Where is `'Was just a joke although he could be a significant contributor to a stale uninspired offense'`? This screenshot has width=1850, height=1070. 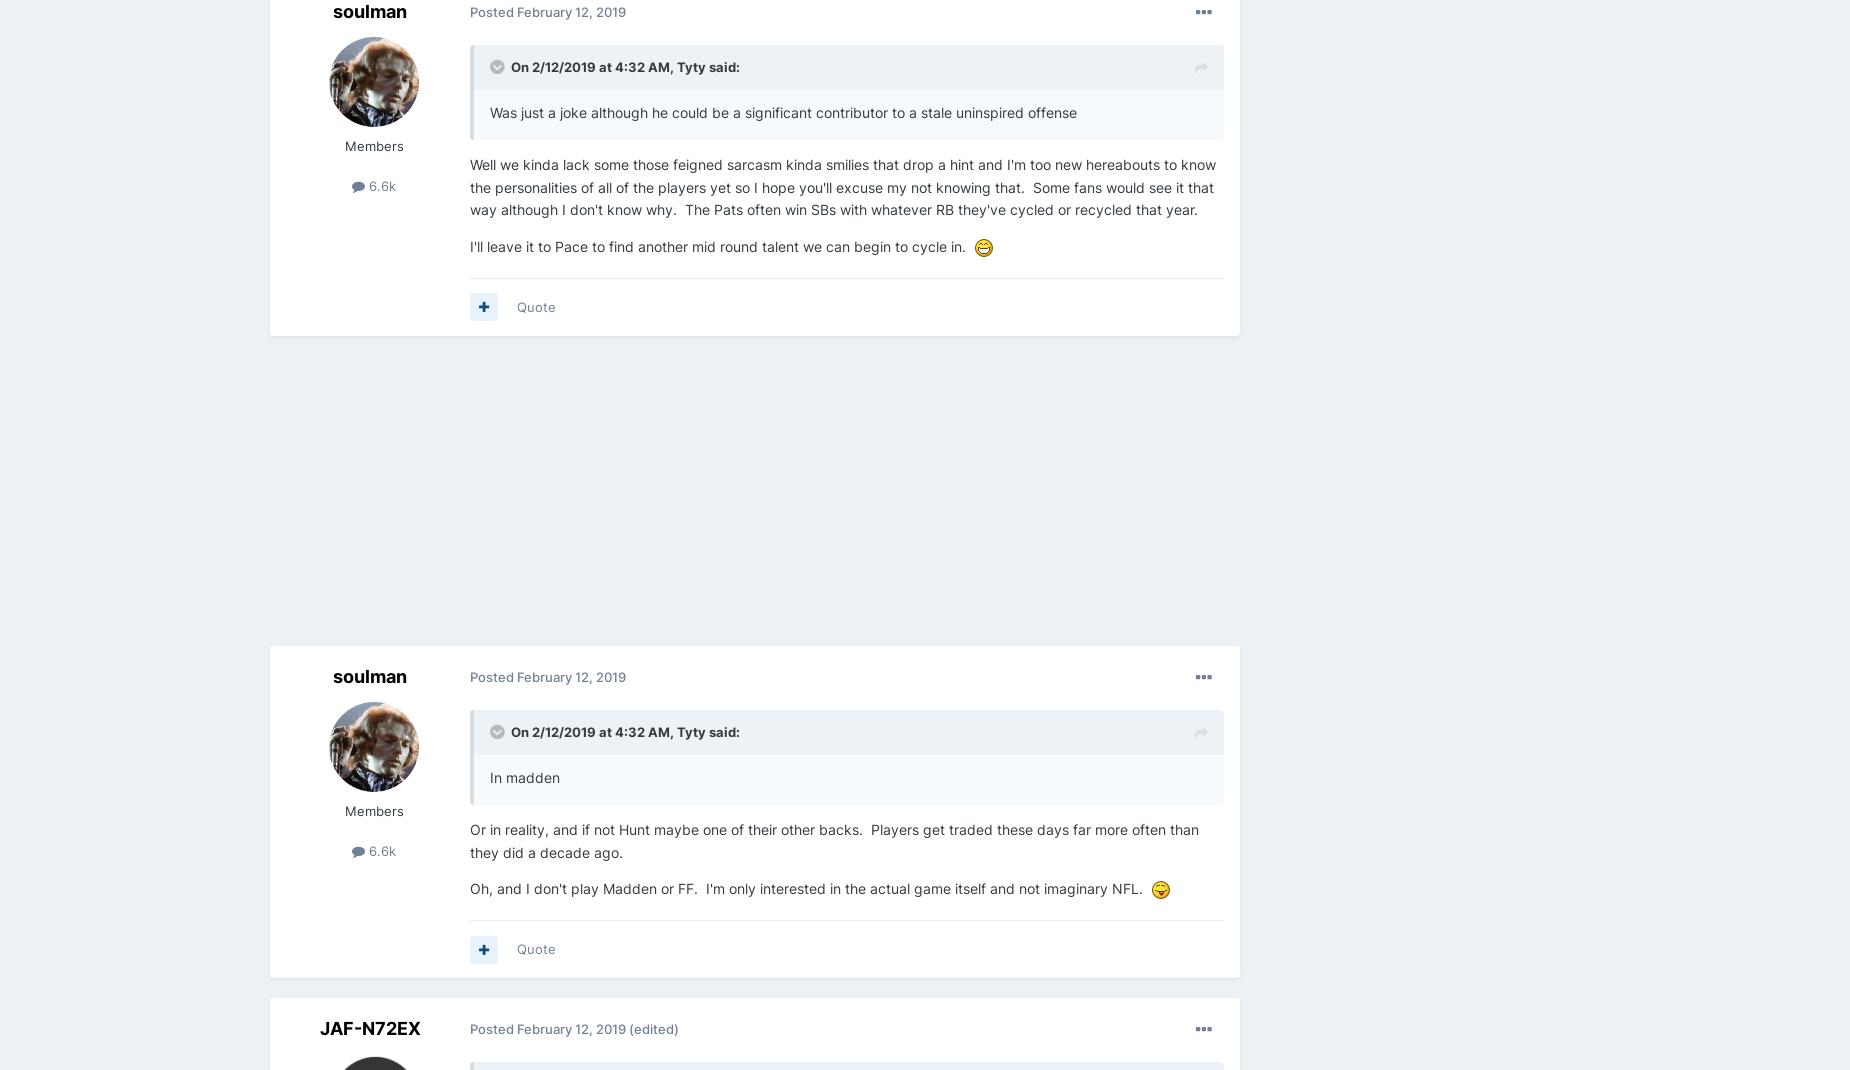
'Was just a joke although he could be a significant contributor to a stale uninspired offense' is located at coordinates (785, 112).